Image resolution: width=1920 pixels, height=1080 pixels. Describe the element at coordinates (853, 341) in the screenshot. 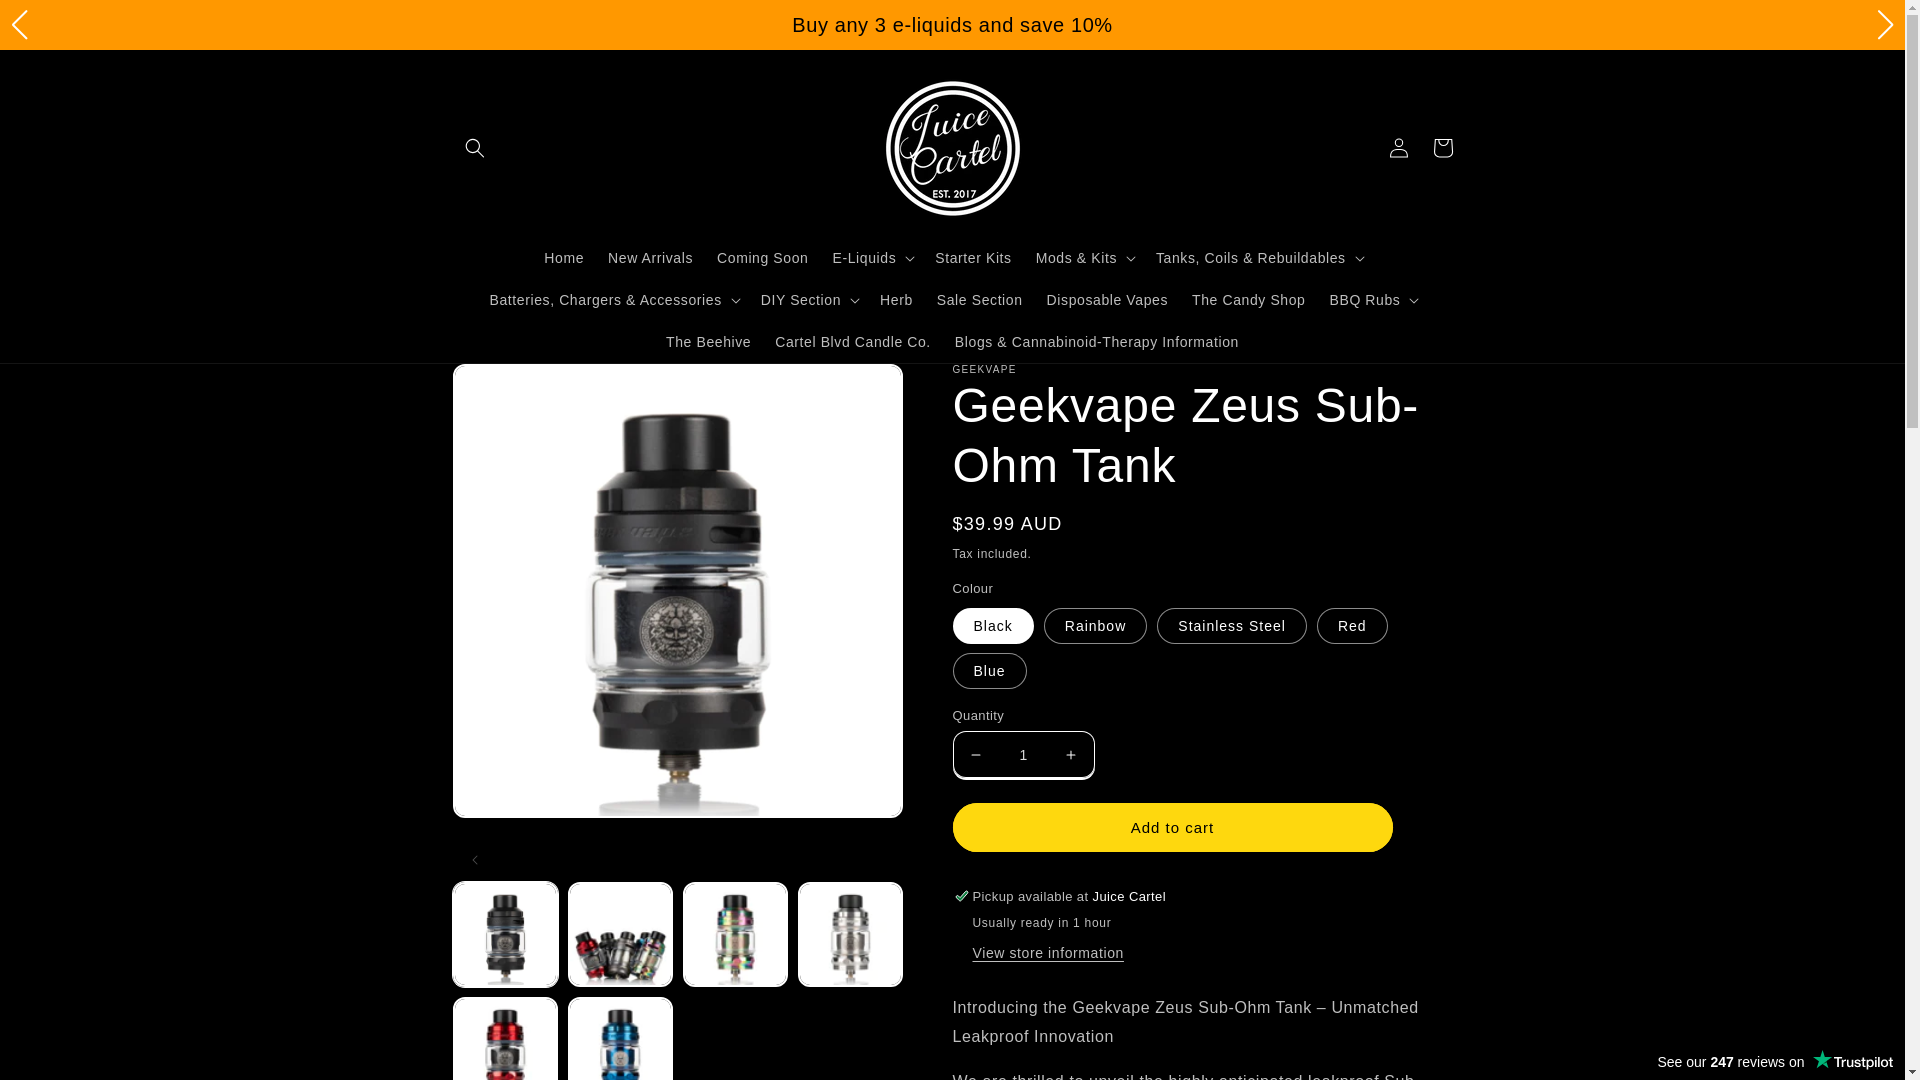

I see `'Cartel Blvd Candle Co.'` at that location.